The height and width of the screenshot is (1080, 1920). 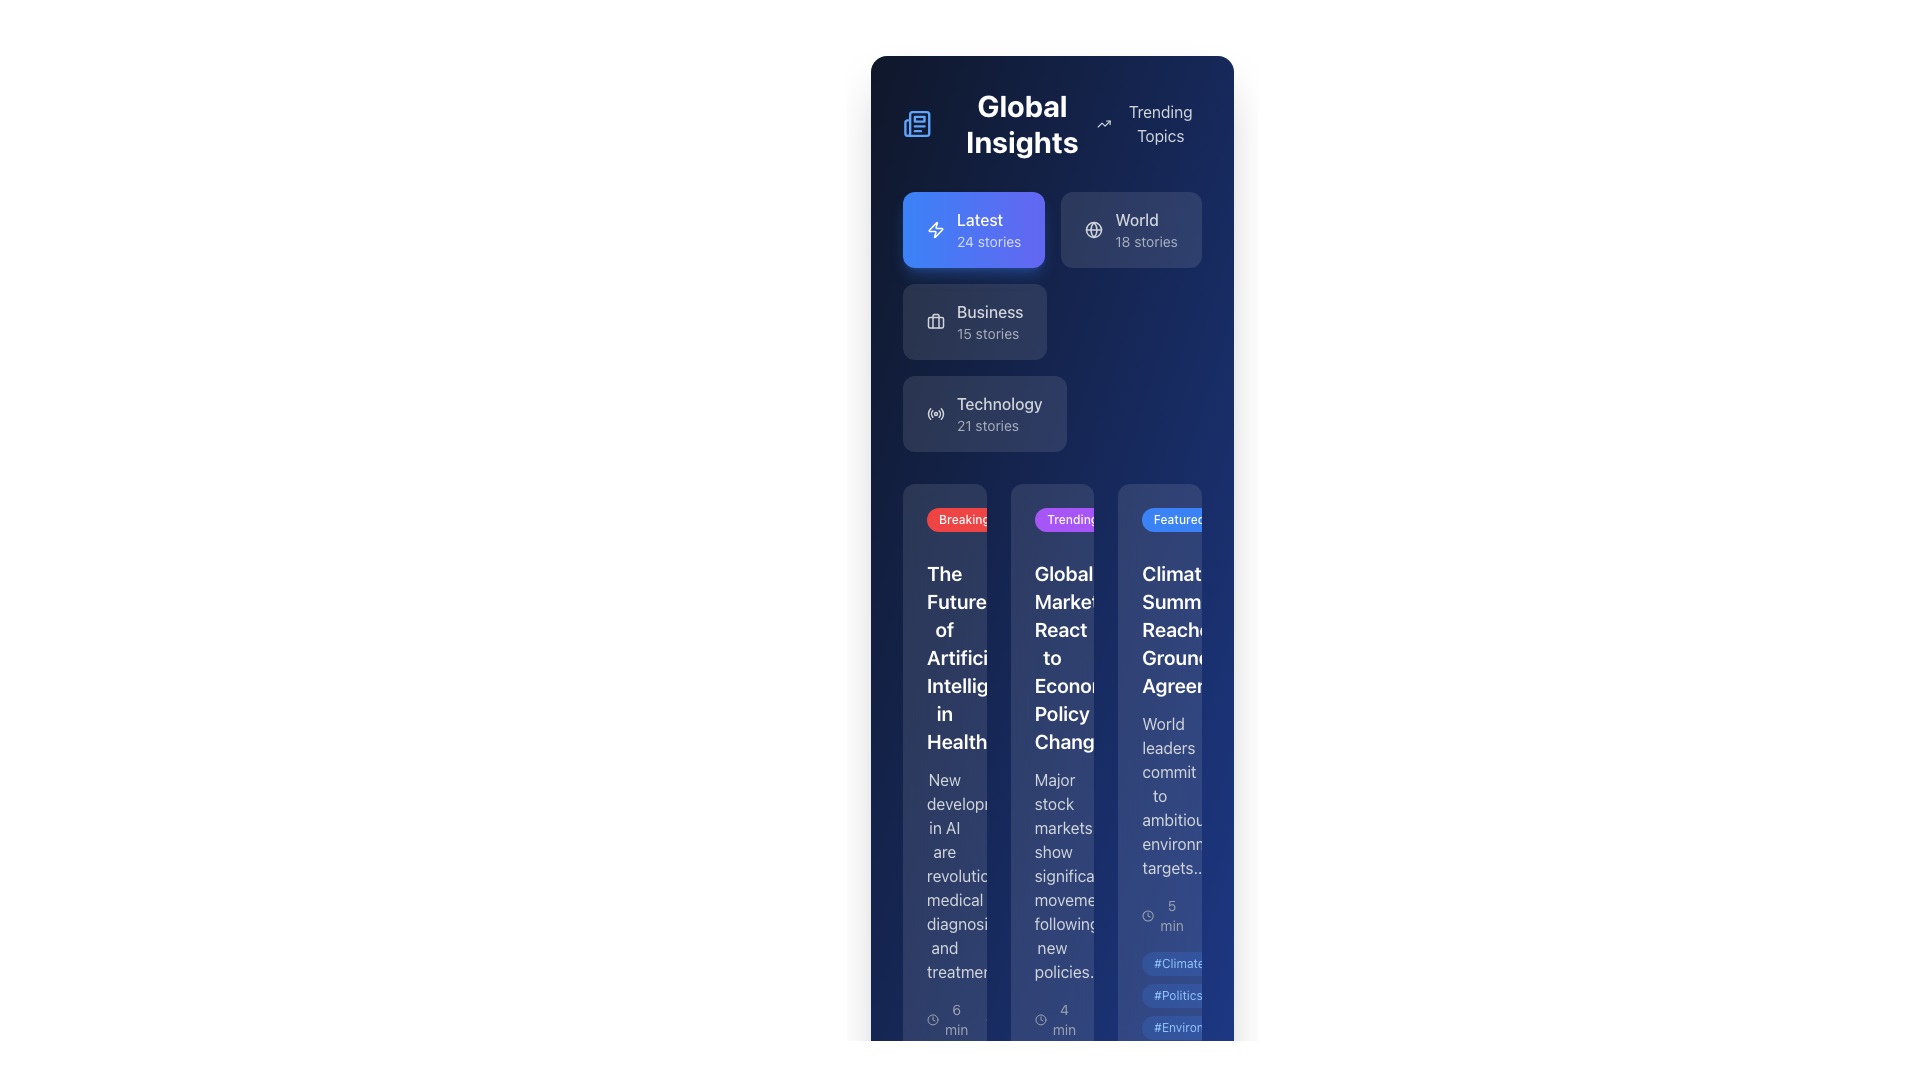 I want to click on 'Business' text label that signifies the Business section of the application, located to the right of the category icon, above the '15 stories' text component, so click(x=990, y=312).